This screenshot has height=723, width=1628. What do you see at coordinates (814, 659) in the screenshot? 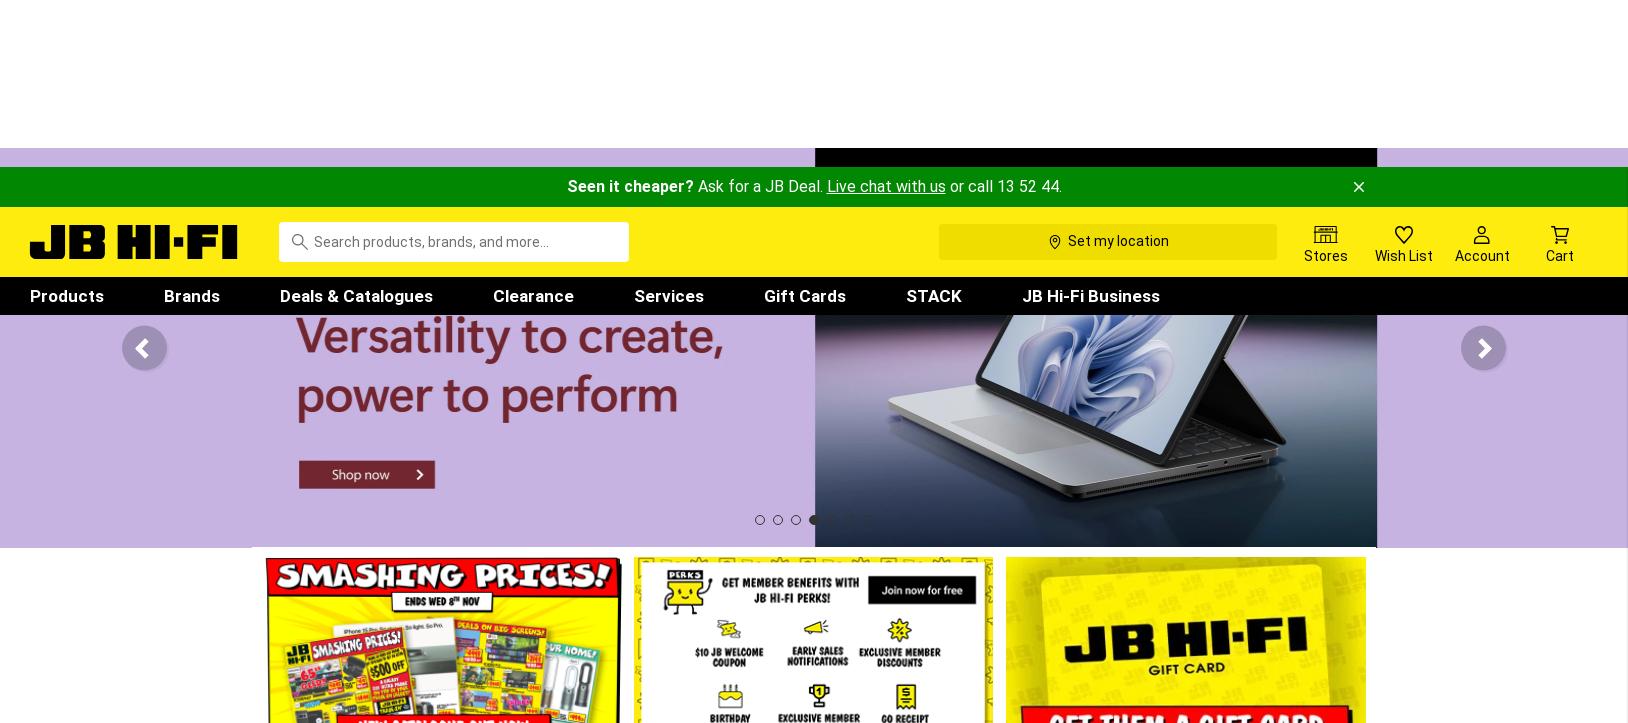
I see `'What's Hot'` at bounding box center [814, 659].